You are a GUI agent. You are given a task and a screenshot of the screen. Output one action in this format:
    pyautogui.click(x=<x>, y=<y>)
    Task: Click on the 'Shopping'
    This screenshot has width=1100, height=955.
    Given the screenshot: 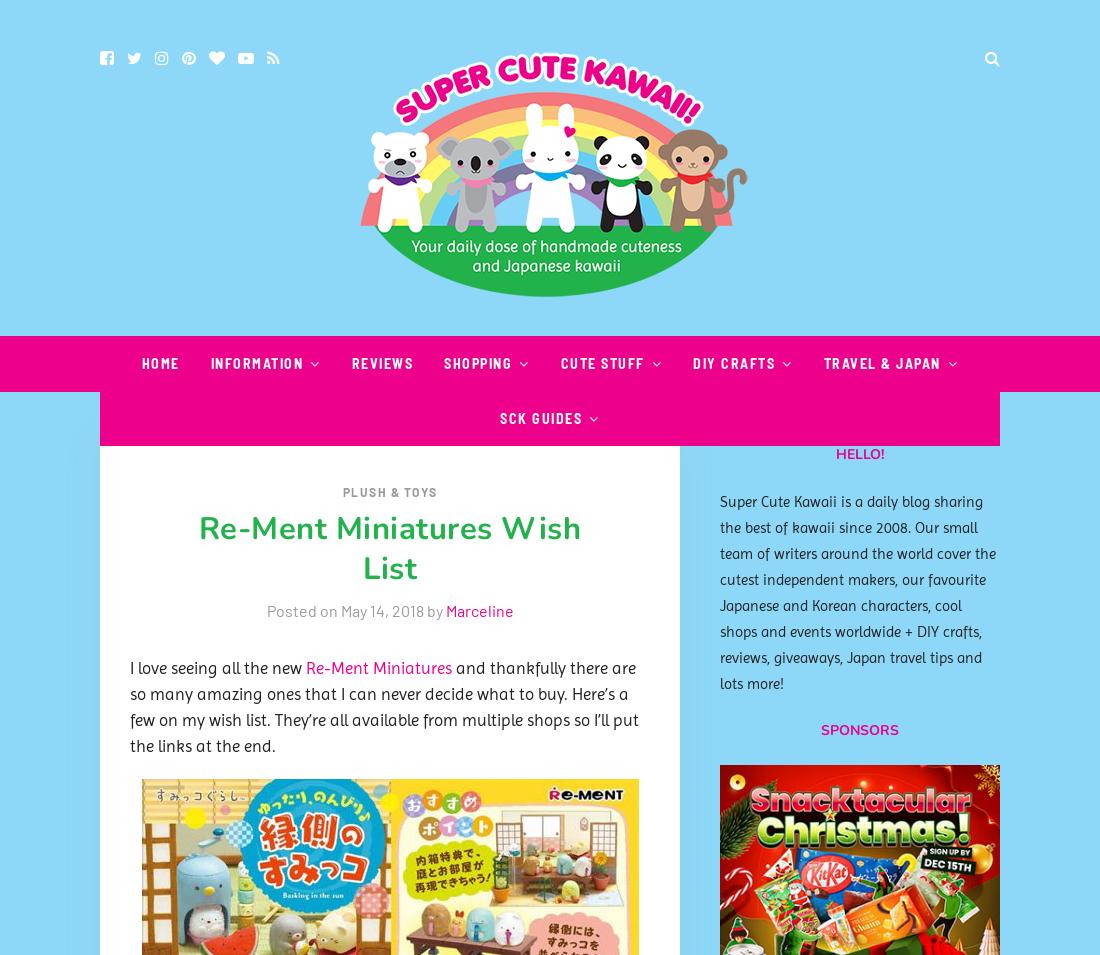 What is the action you would take?
    pyautogui.click(x=476, y=362)
    